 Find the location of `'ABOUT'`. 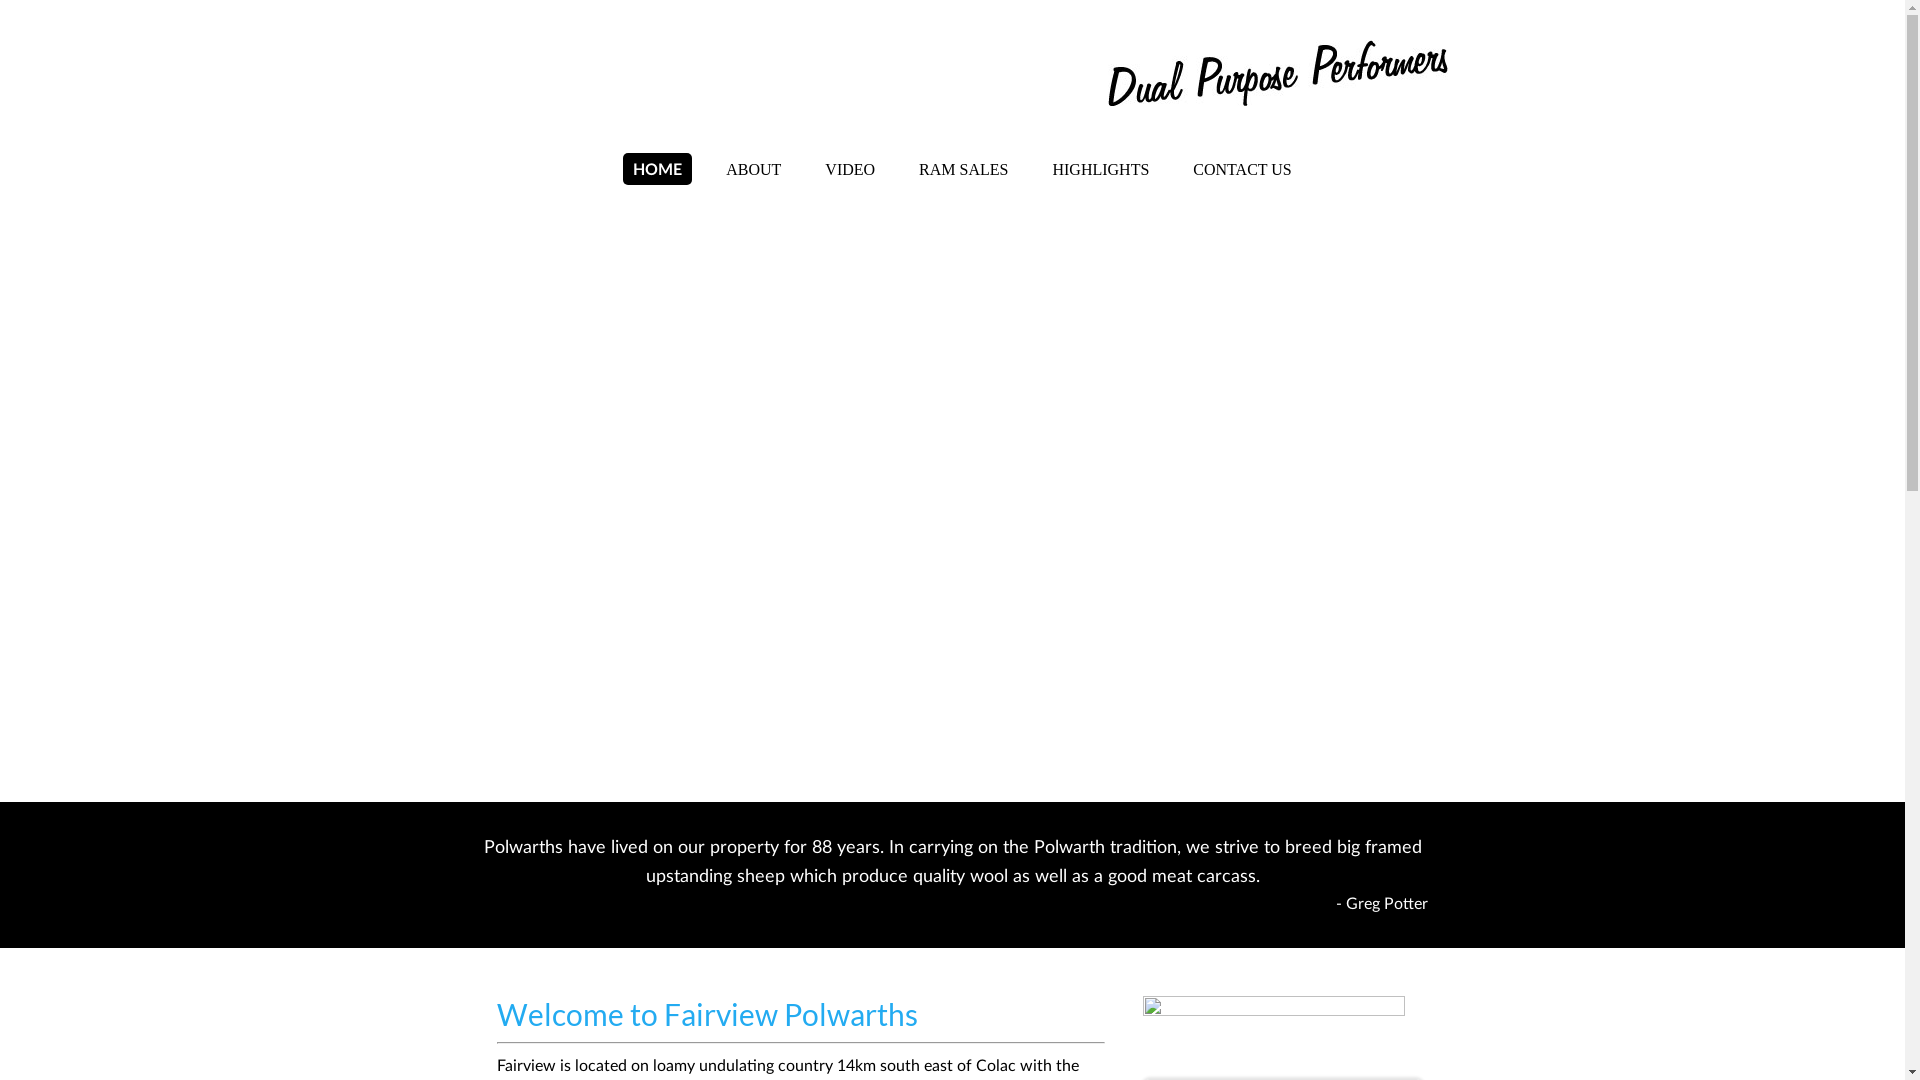

'ABOUT' is located at coordinates (715, 168).